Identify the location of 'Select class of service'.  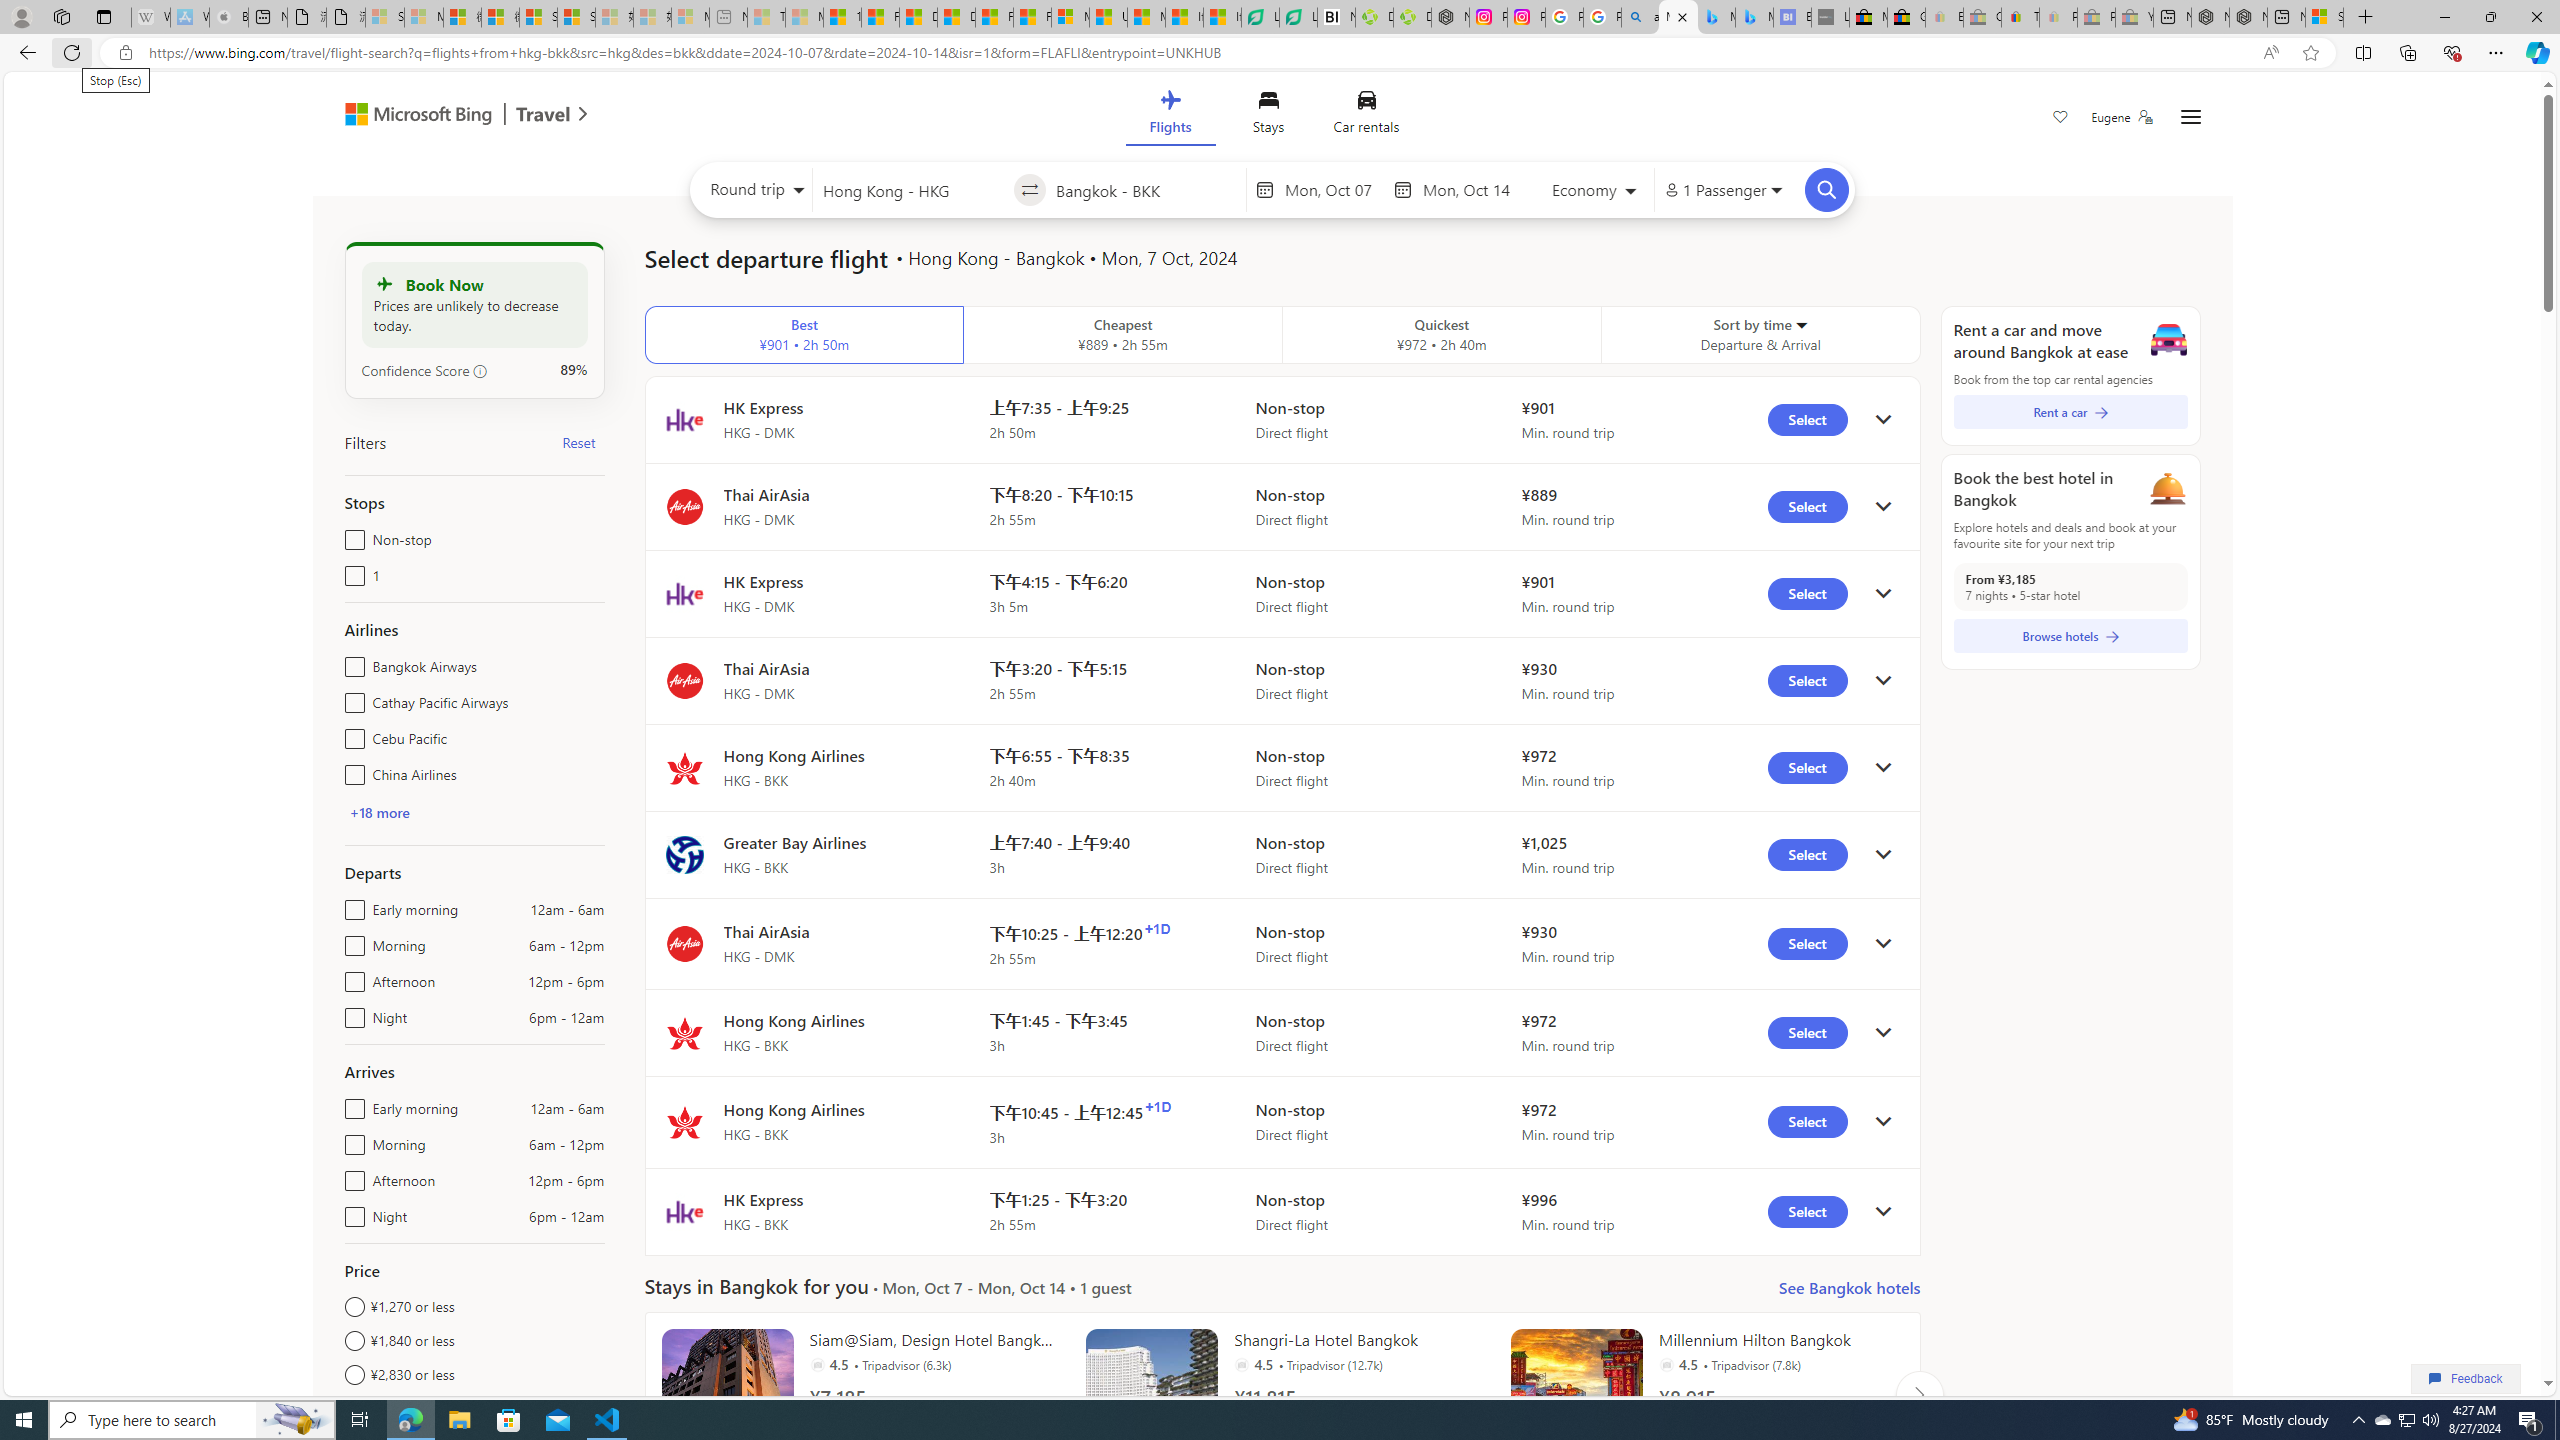
(1593, 192).